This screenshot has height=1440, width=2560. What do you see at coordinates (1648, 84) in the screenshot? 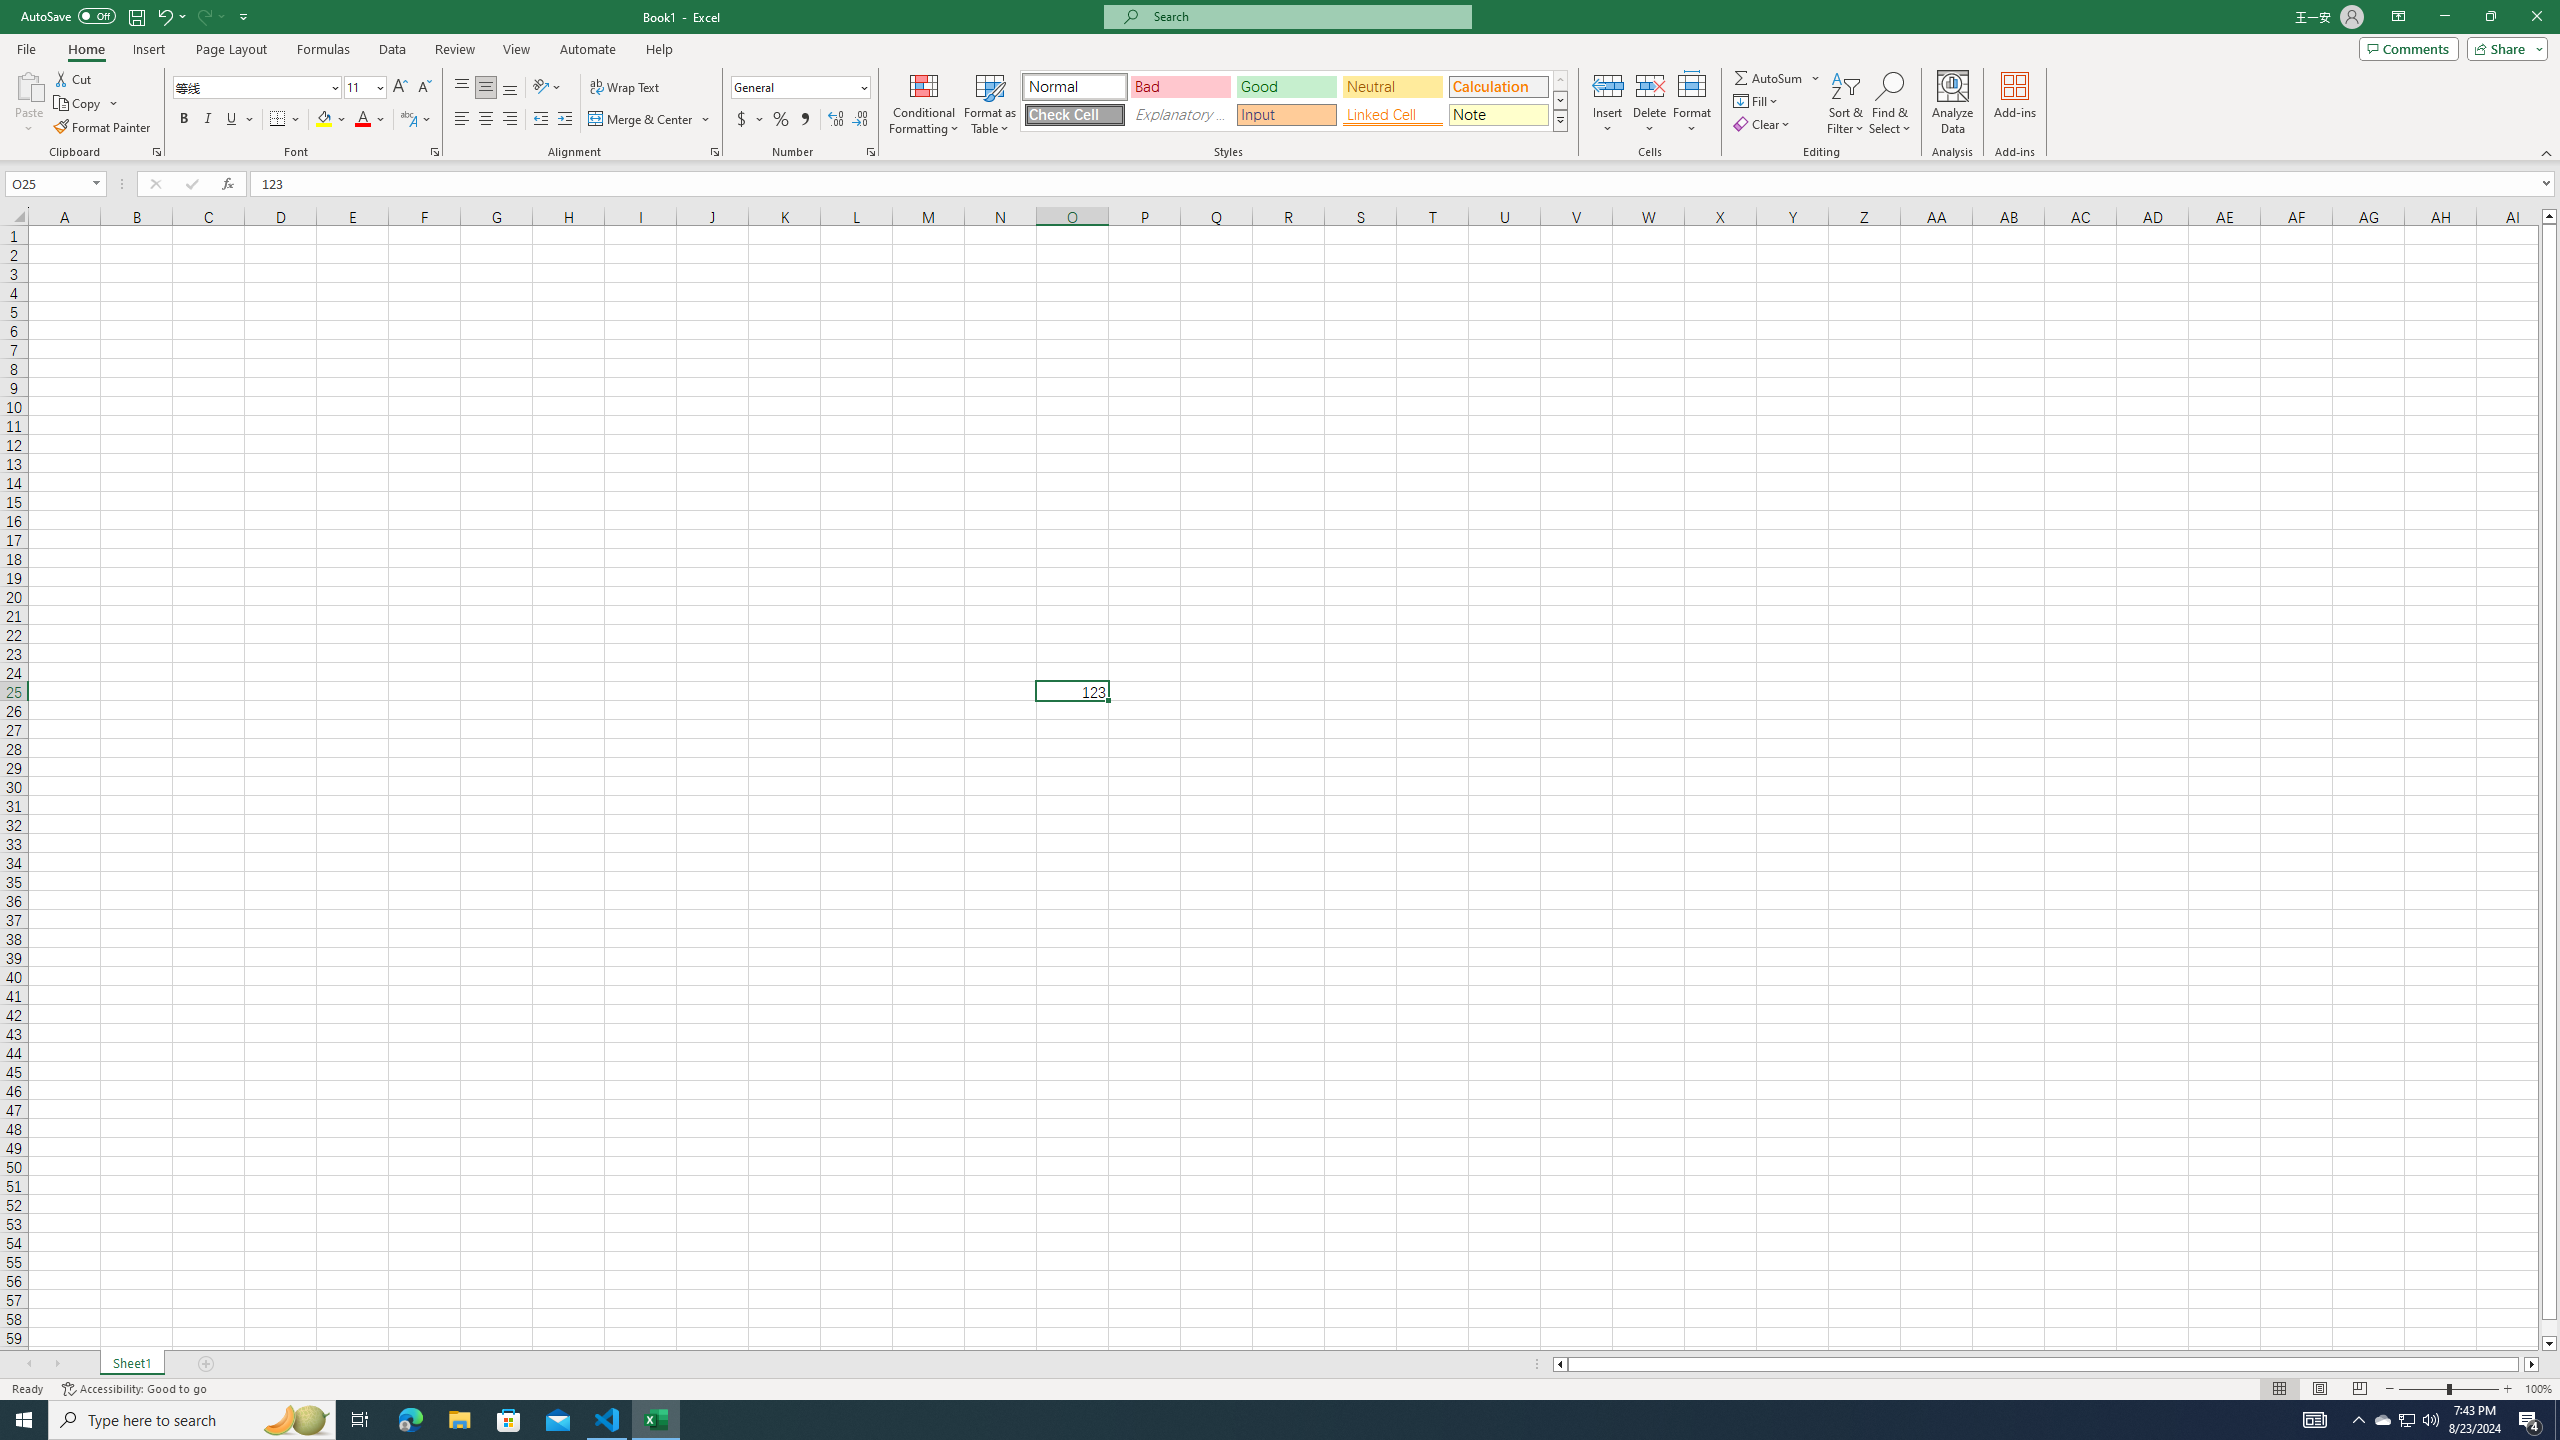
I see `'Delete Cells...'` at bounding box center [1648, 84].